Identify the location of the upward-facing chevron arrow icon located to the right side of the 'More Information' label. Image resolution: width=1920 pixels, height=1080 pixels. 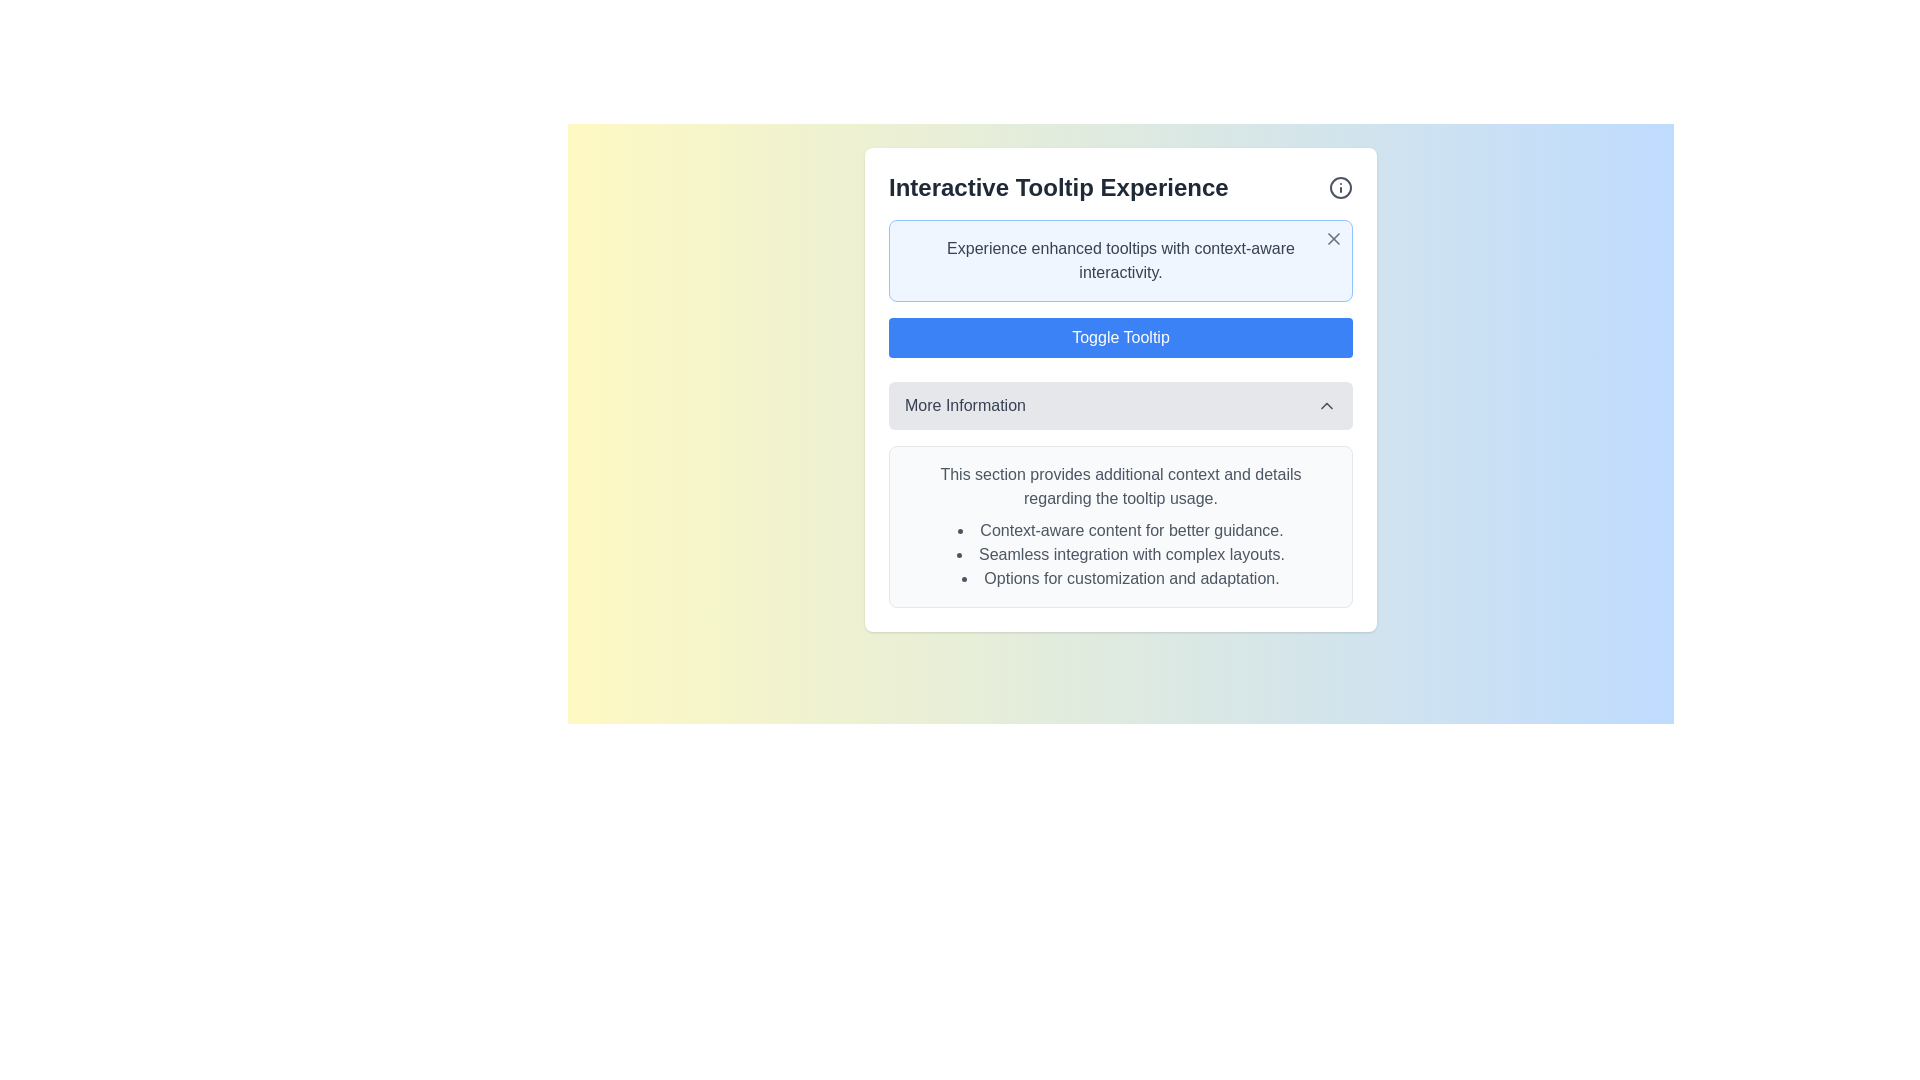
(1326, 405).